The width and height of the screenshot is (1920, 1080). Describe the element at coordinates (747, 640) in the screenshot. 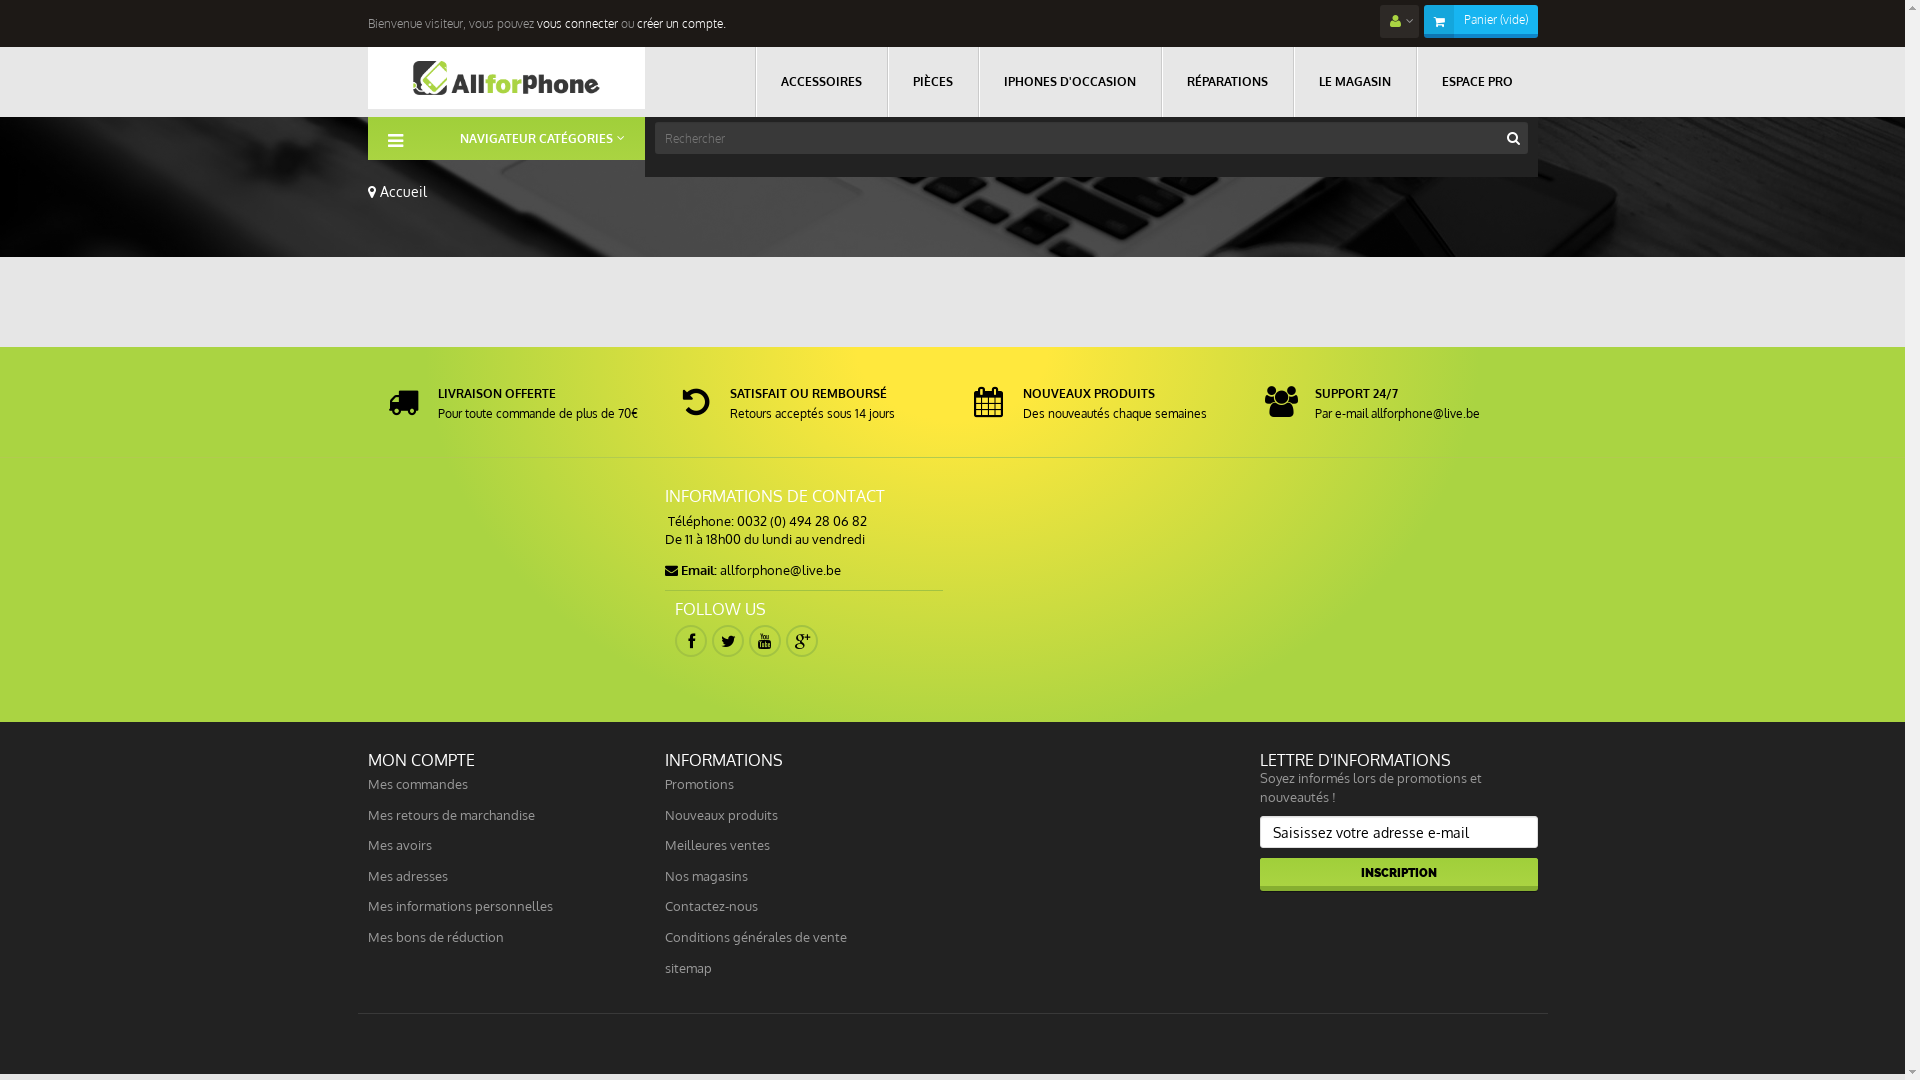

I see `'Youtube'` at that location.